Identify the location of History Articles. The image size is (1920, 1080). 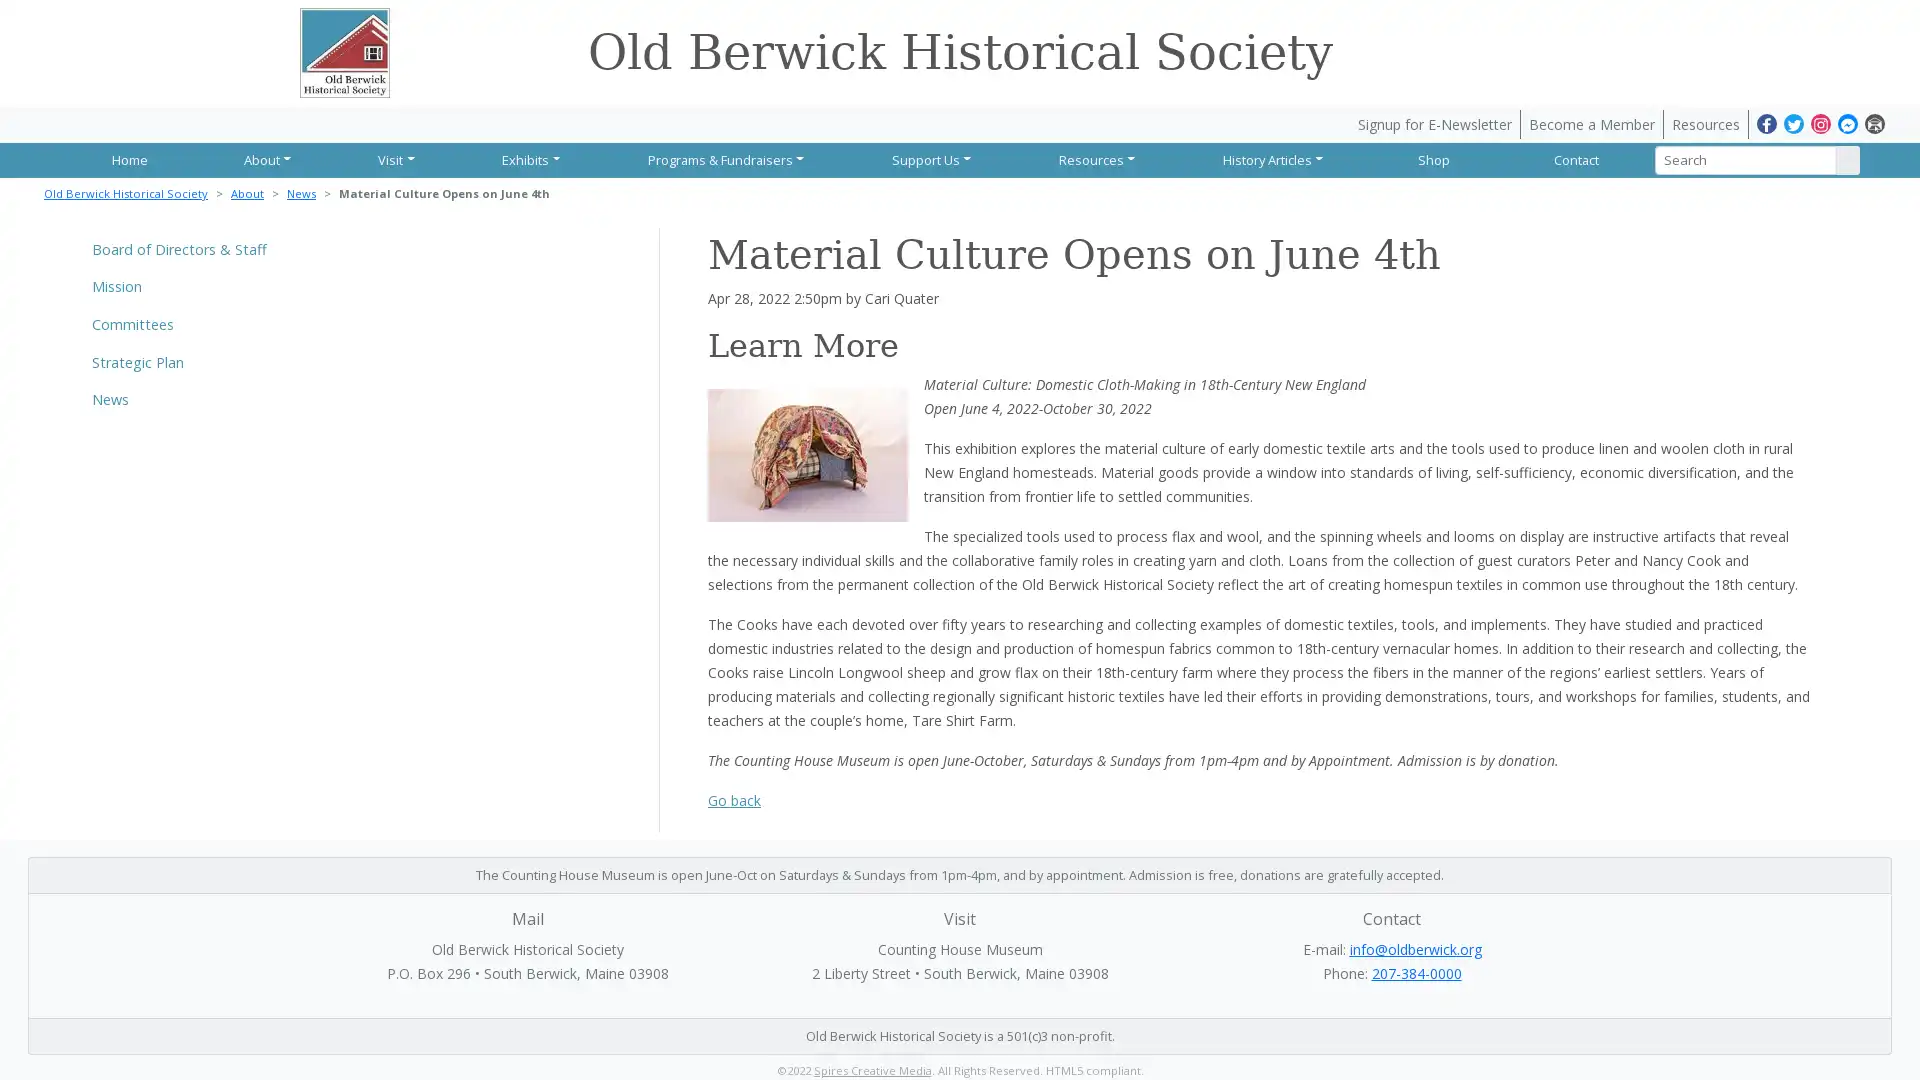
(1266, 158).